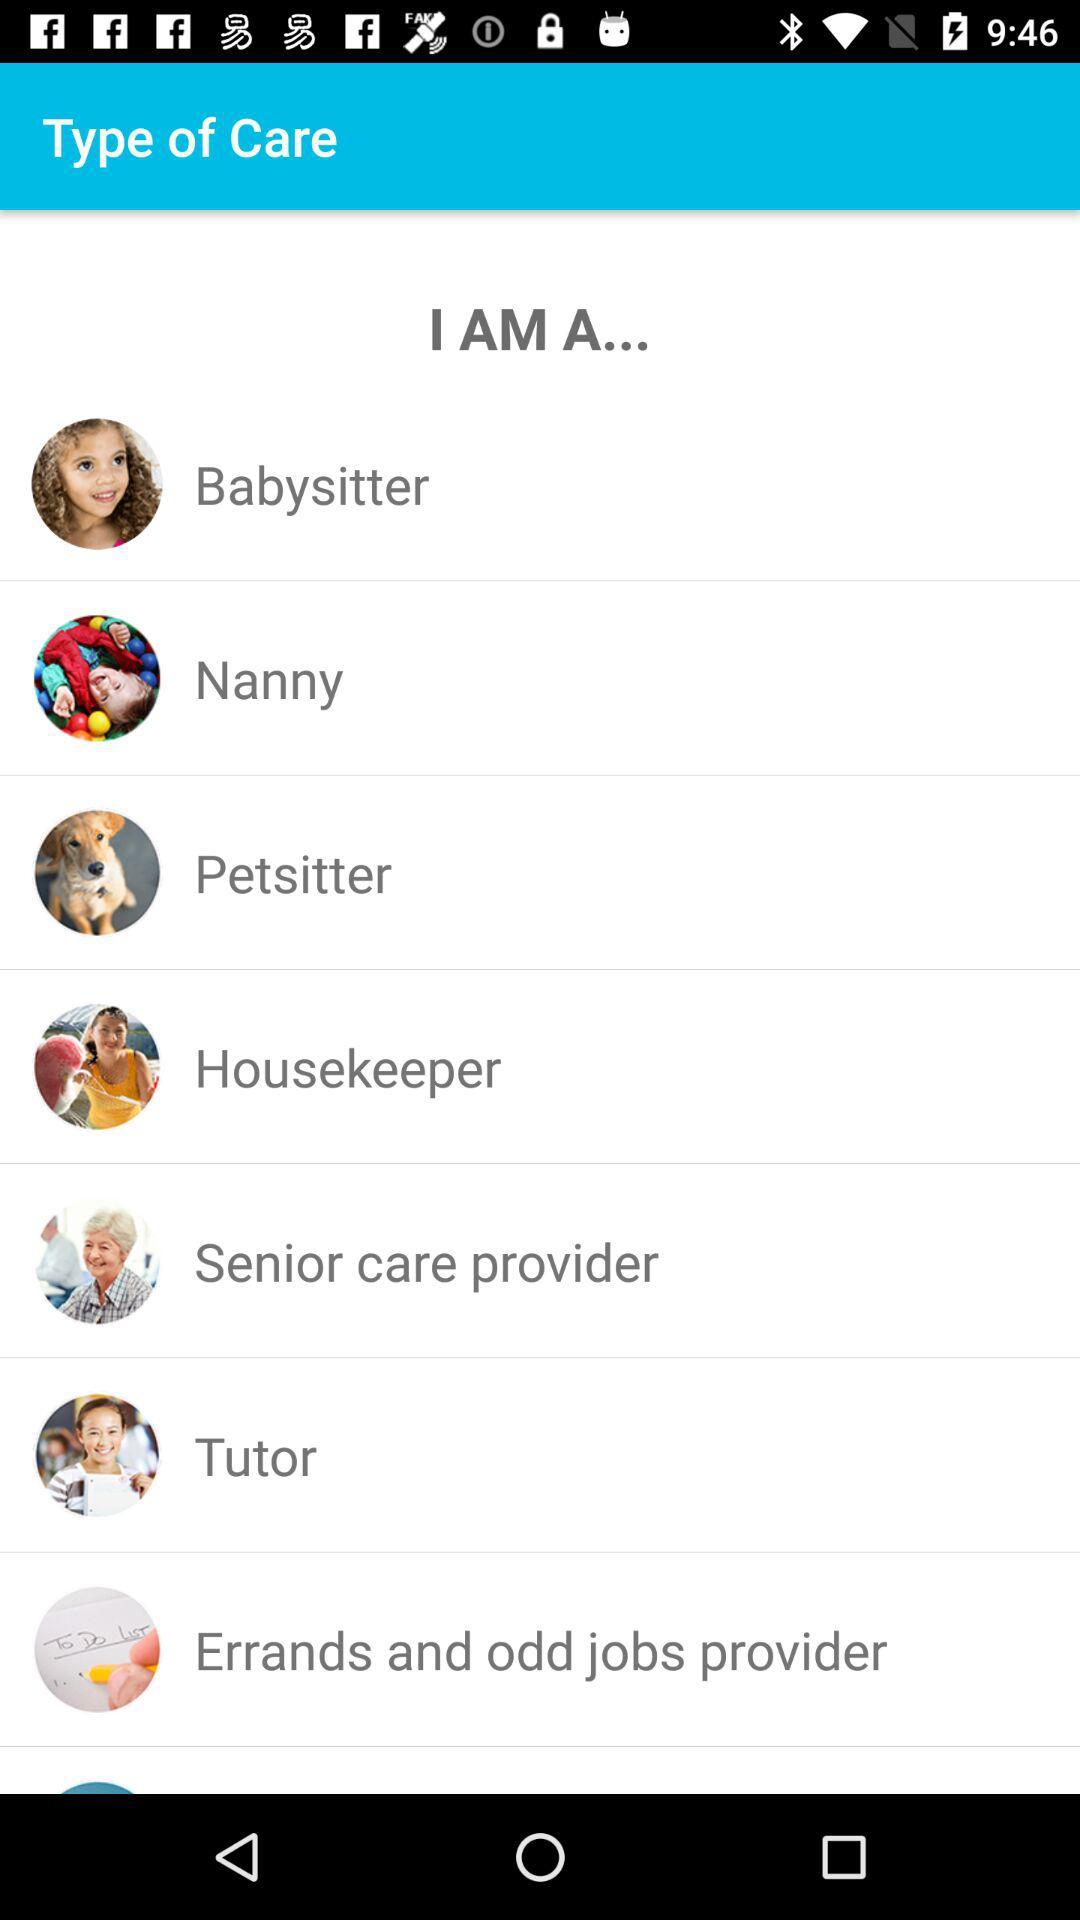 The width and height of the screenshot is (1080, 1920). Describe the element at coordinates (97, 872) in the screenshot. I see `the icon which is before the petsitter` at that location.